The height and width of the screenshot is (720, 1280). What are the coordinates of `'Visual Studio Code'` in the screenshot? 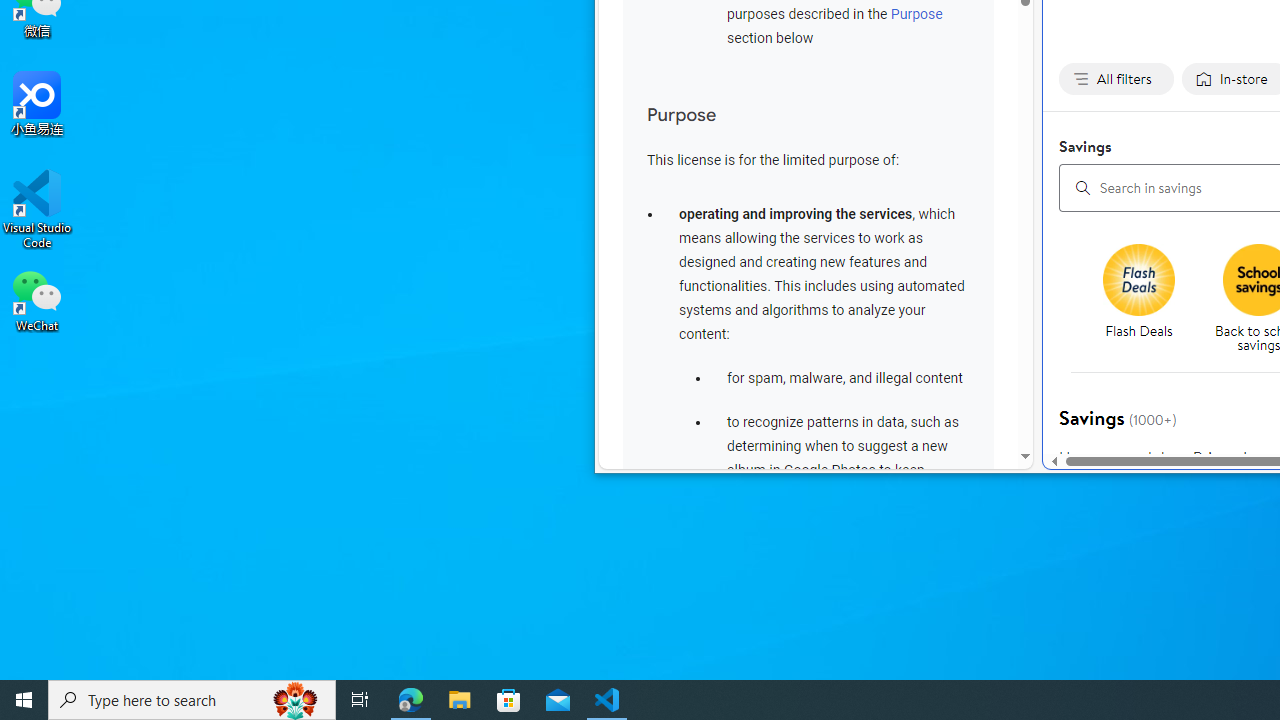 It's located at (37, 209).